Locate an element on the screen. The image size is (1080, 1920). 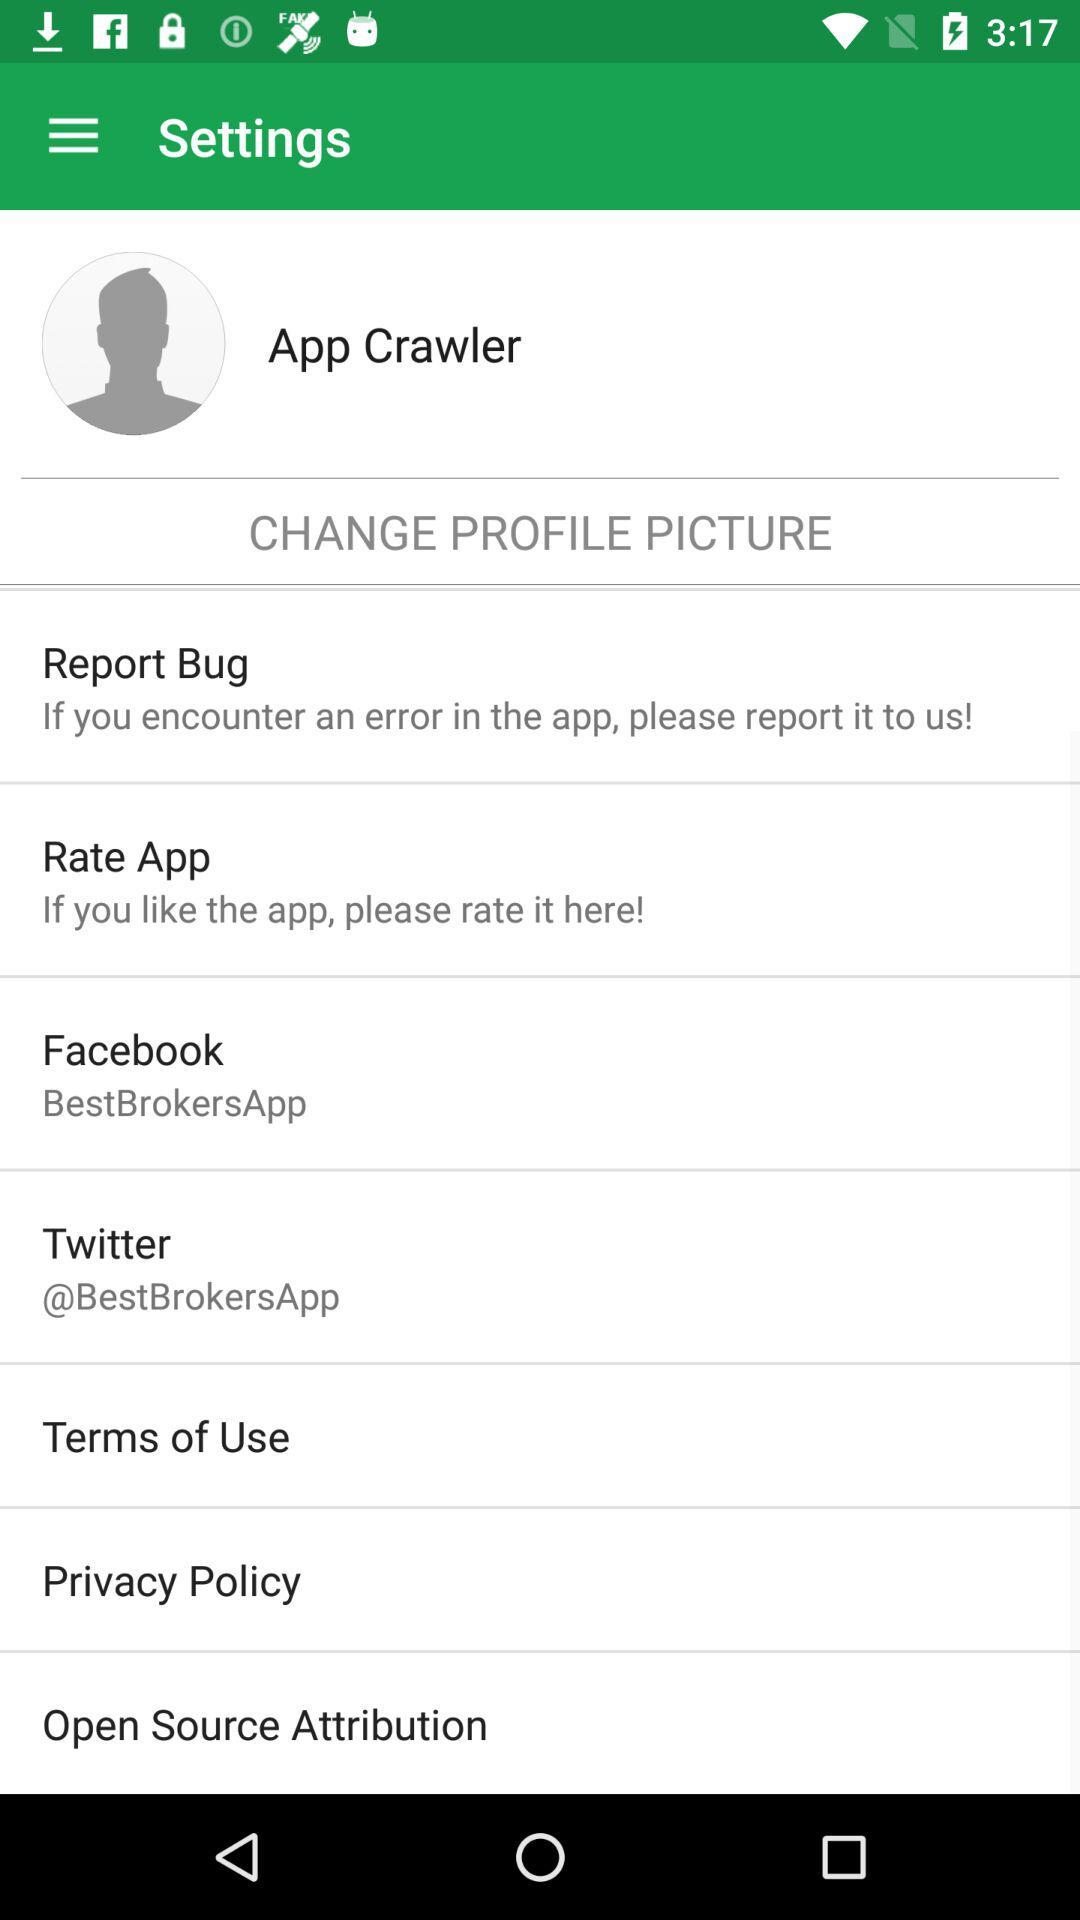
the app below settings icon is located at coordinates (652, 343).